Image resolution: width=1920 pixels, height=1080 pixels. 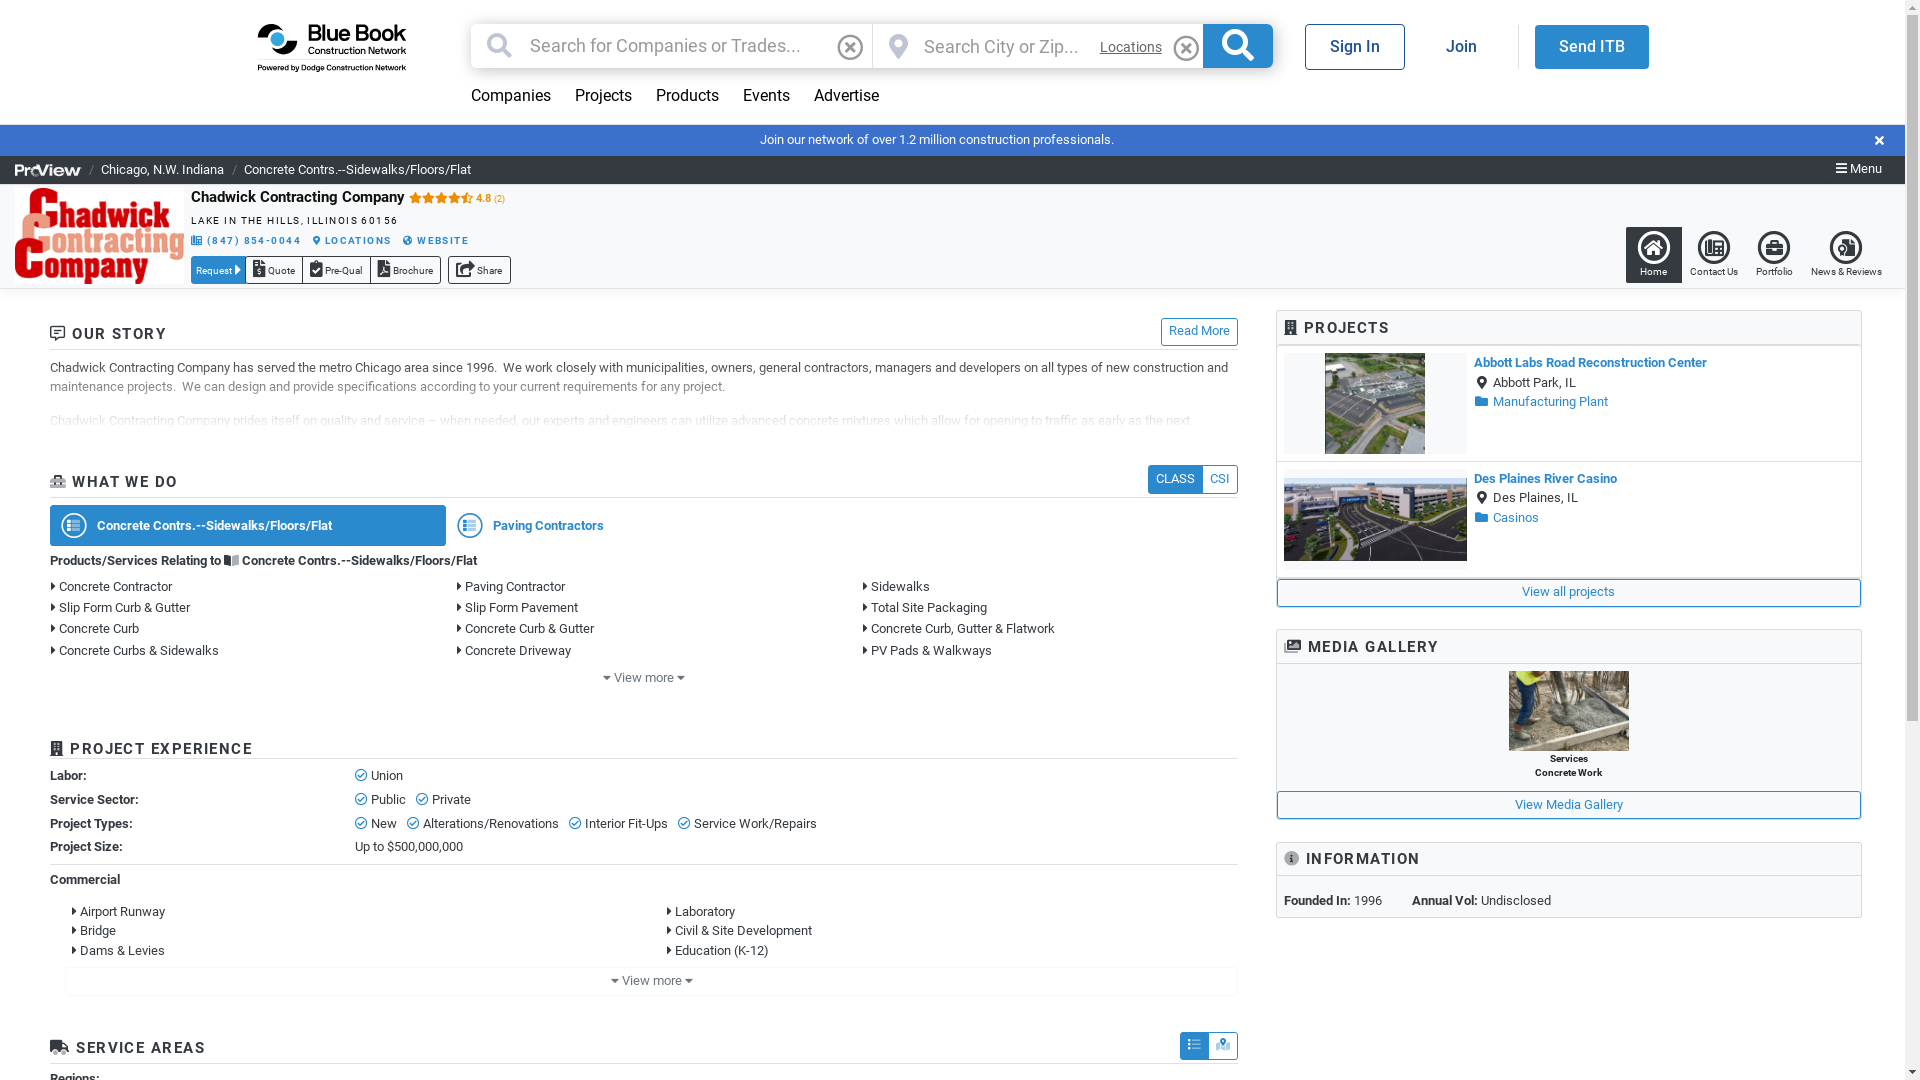 I want to click on 'Send ITB', so click(x=1589, y=45).